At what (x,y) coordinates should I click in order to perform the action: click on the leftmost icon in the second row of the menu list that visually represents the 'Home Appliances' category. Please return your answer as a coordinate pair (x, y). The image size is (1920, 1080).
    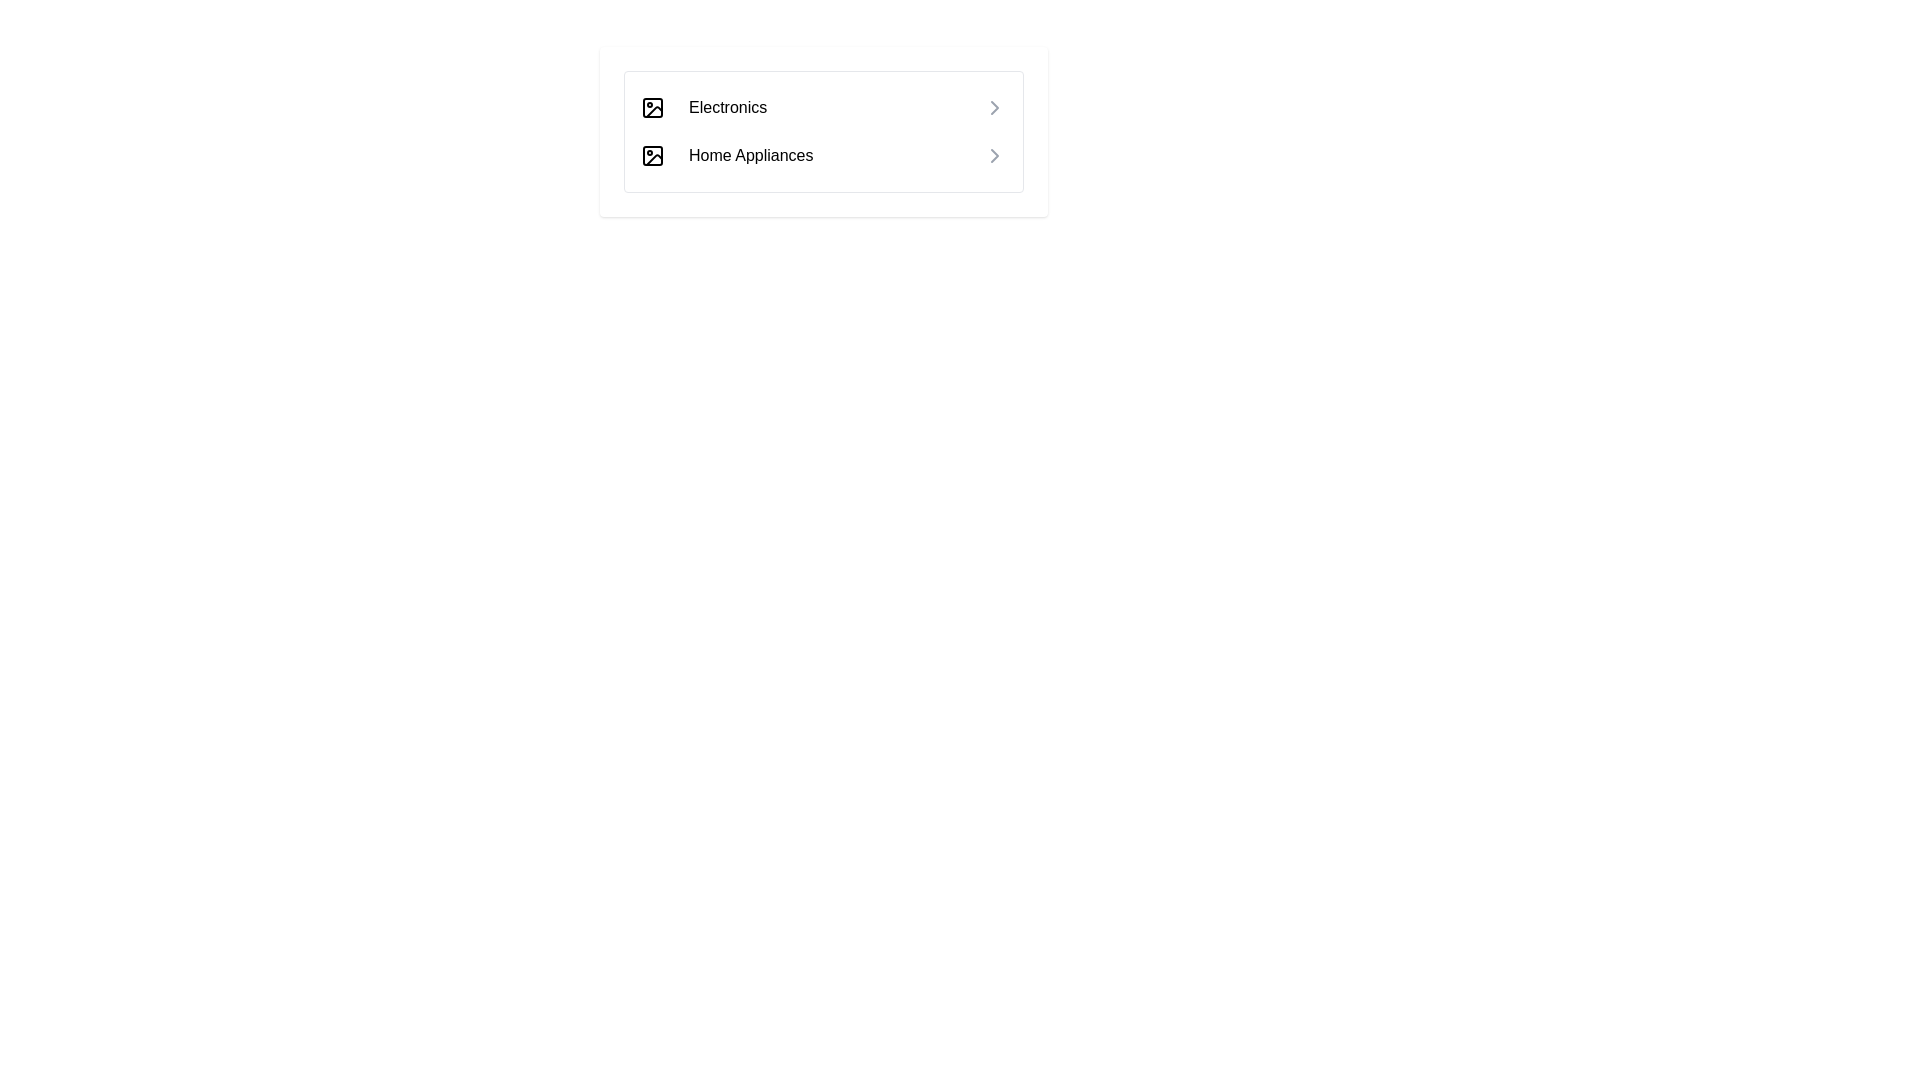
    Looking at the image, I should click on (652, 154).